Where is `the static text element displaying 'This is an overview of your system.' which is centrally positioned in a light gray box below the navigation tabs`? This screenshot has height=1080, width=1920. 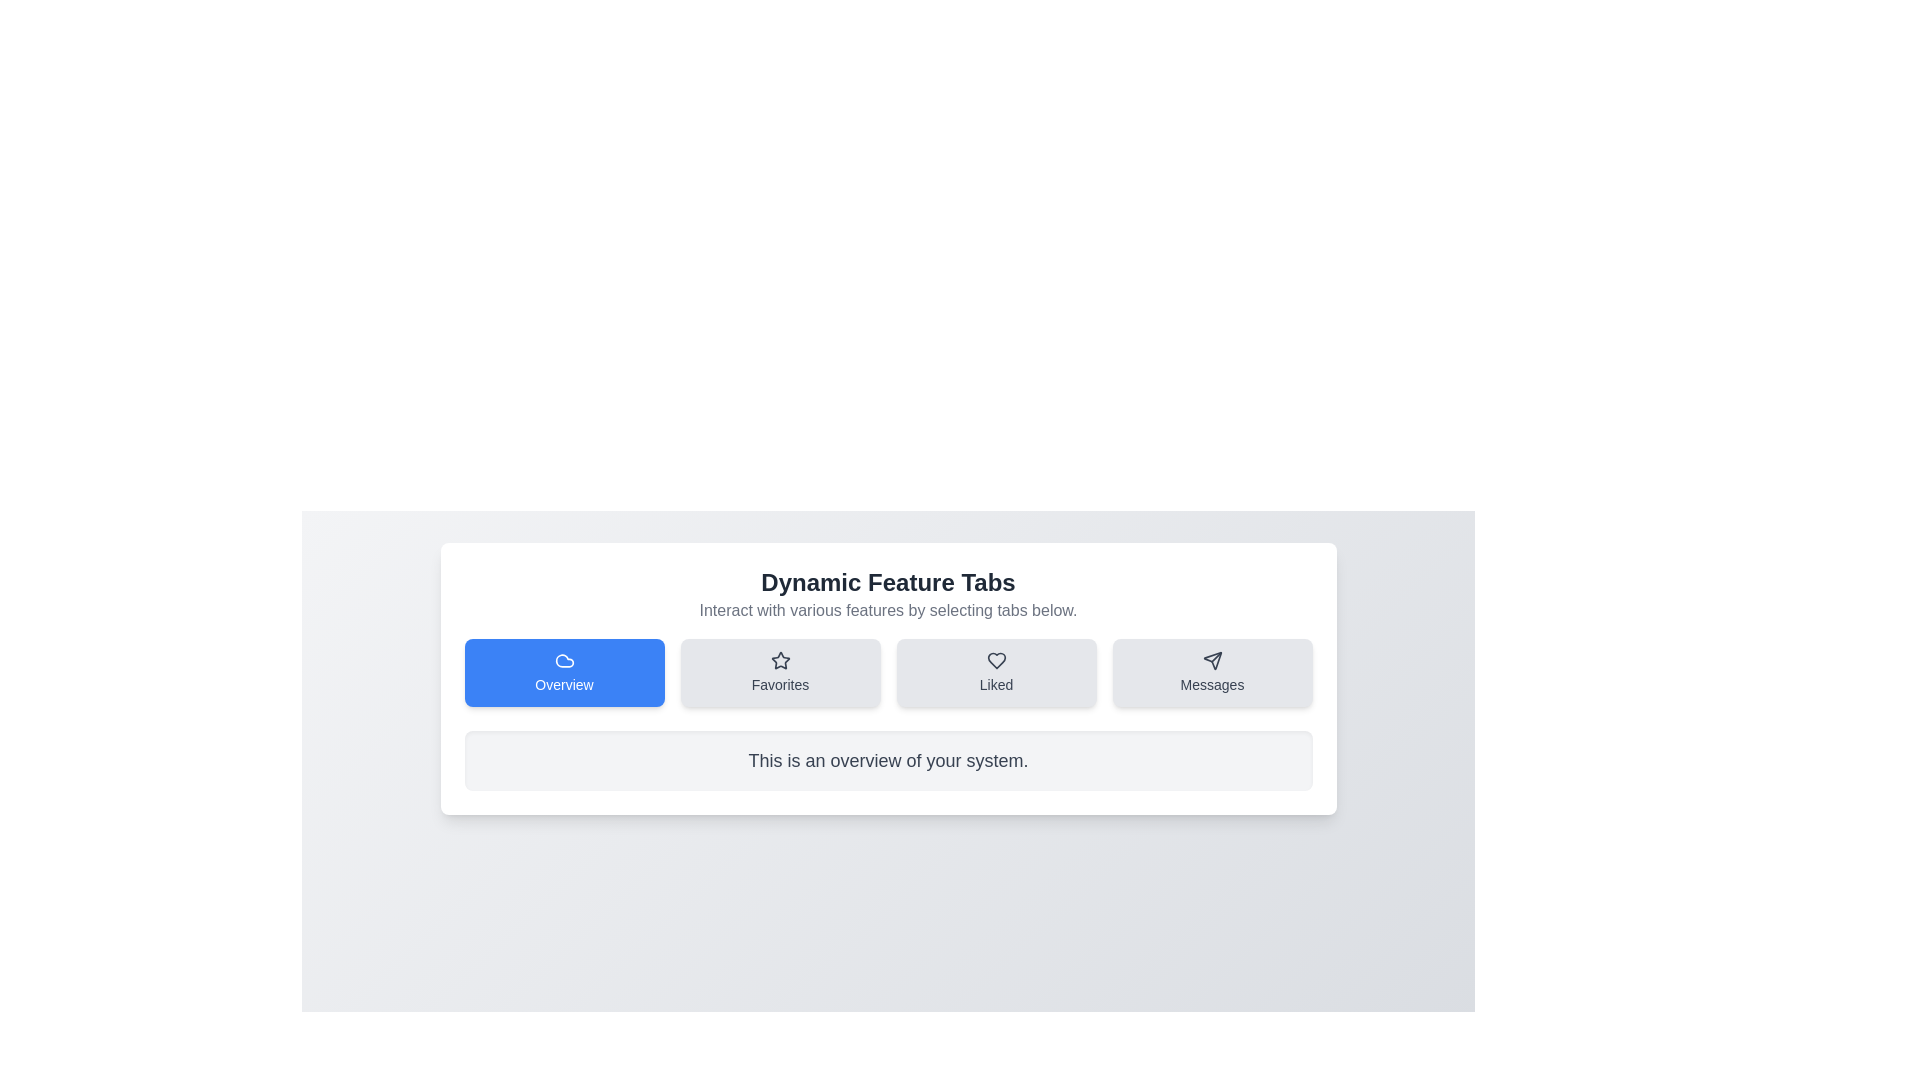 the static text element displaying 'This is an overview of your system.' which is centrally positioned in a light gray box below the navigation tabs is located at coordinates (887, 760).